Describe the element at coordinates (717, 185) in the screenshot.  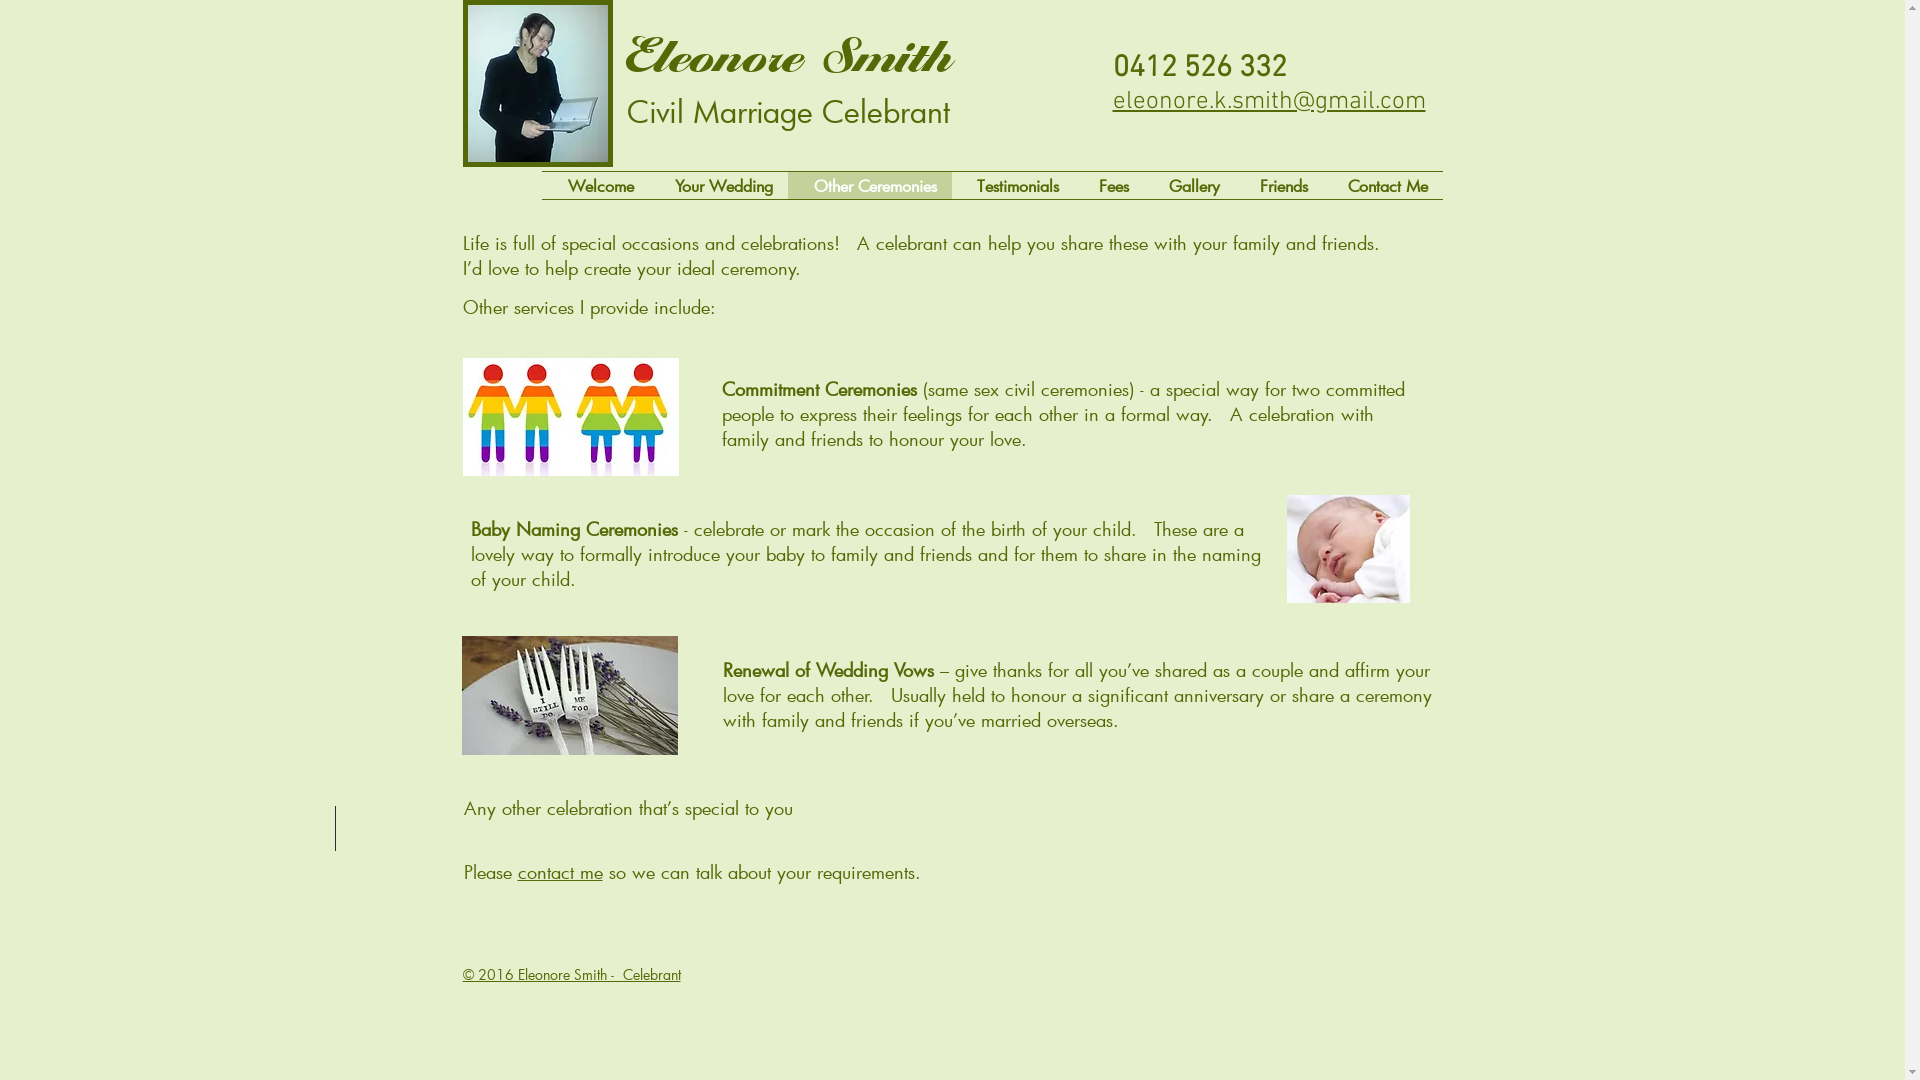
I see `'Your Wedding'` at that location.